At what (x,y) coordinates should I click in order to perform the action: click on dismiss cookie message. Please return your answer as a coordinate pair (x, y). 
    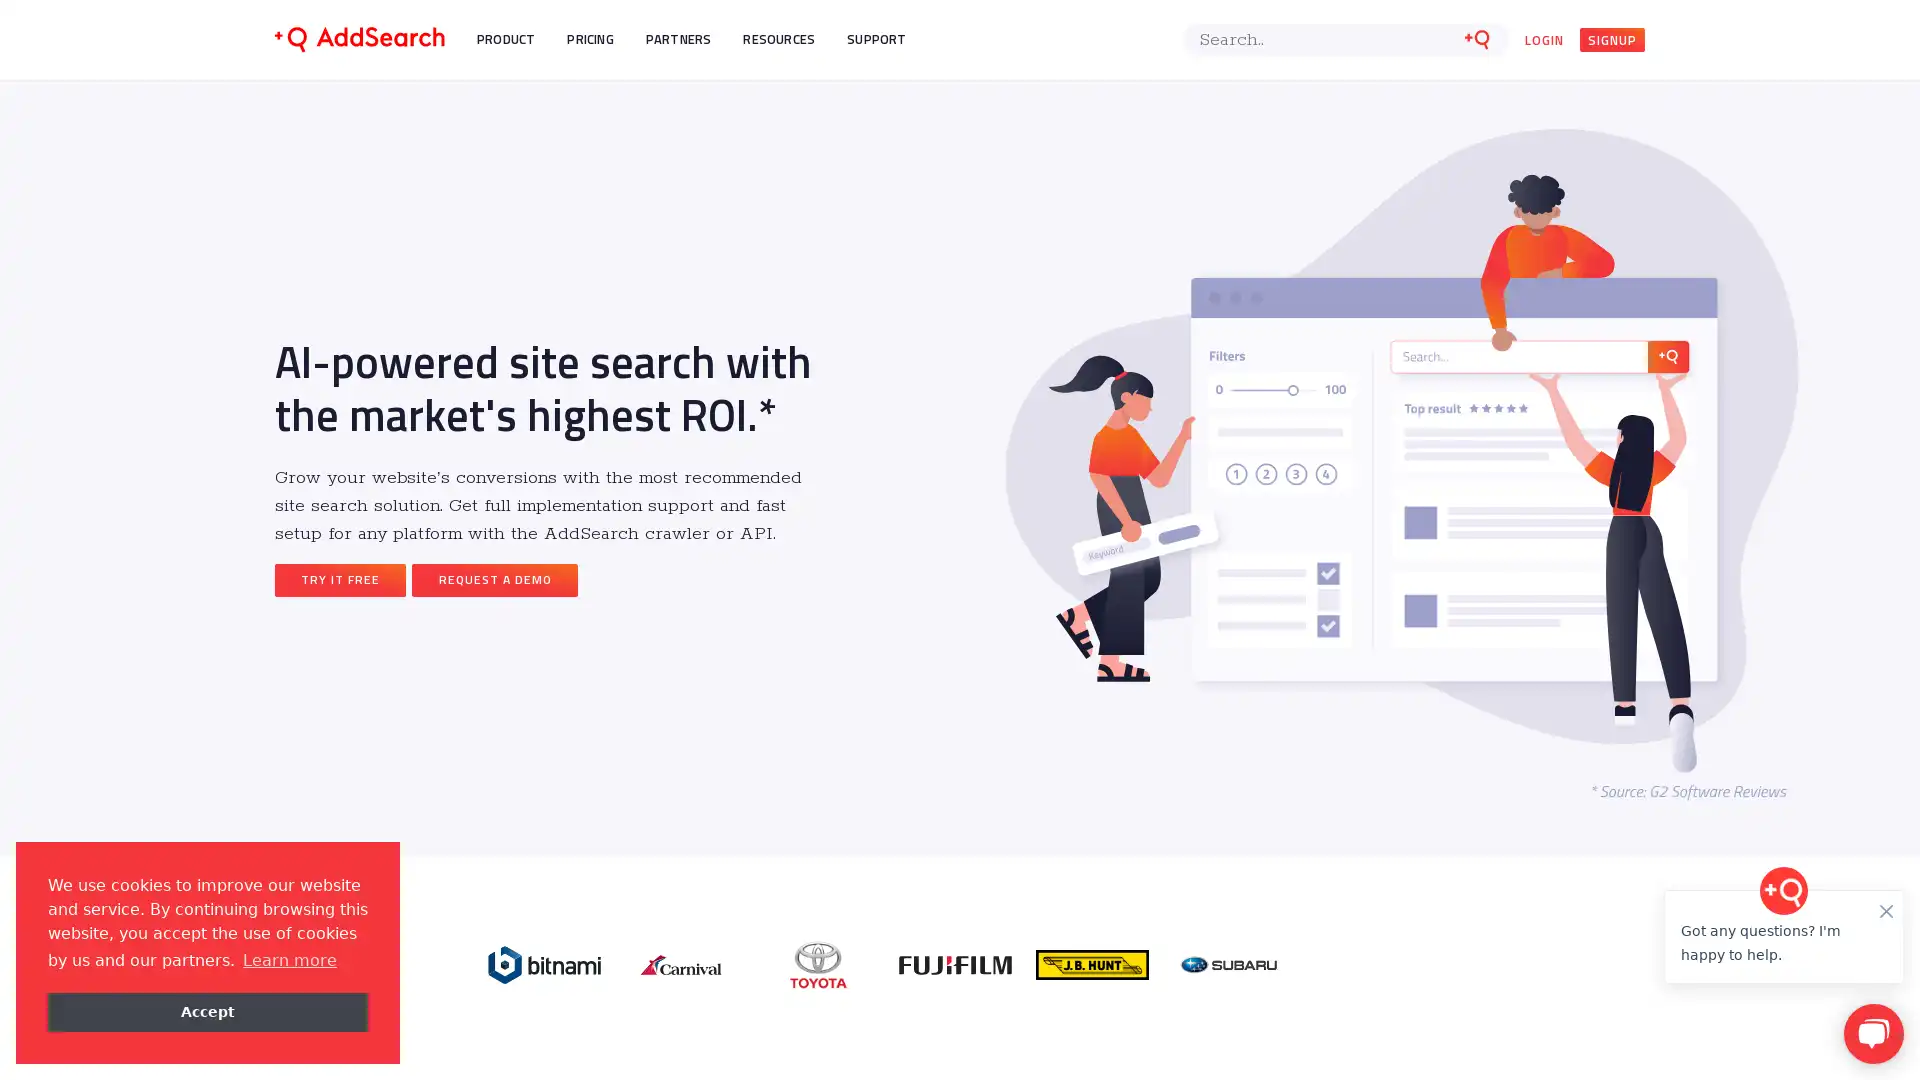
    Looking at the image, I should click on (207, 1011).